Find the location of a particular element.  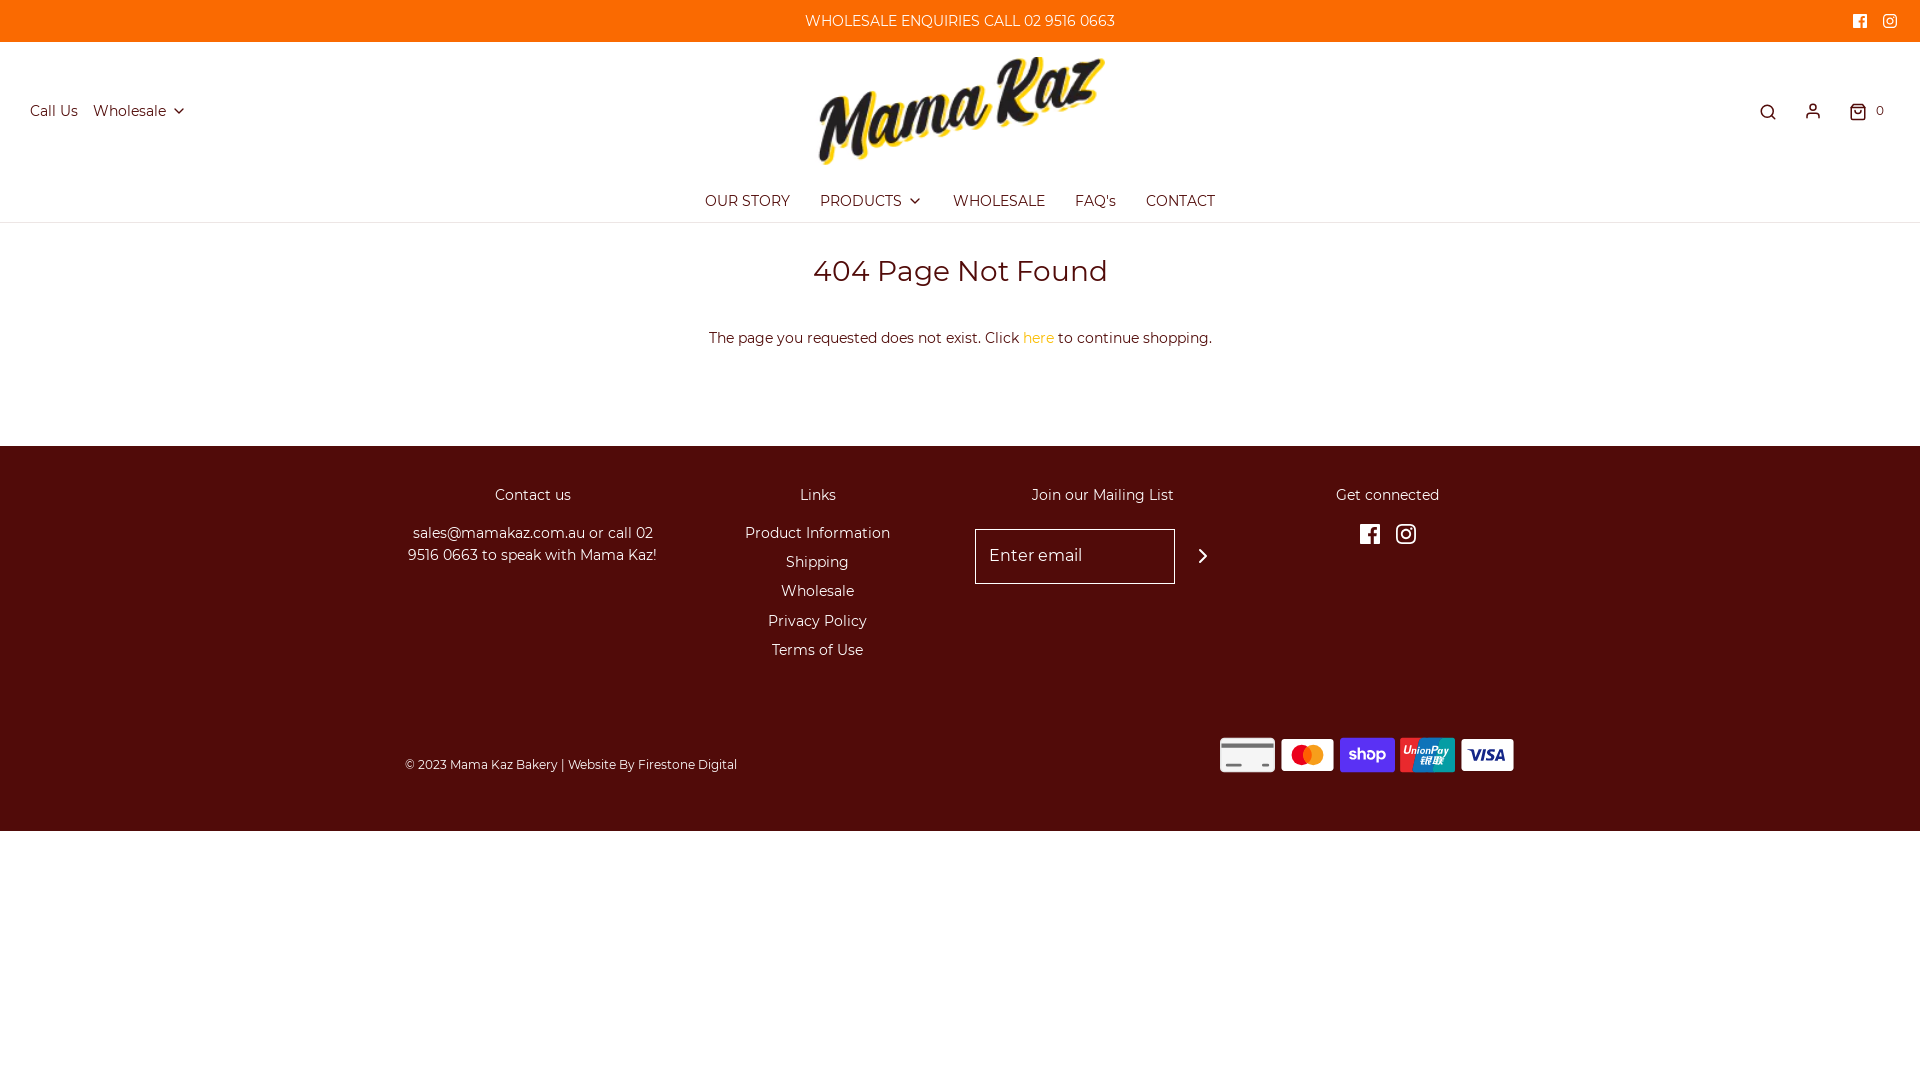

'Call Us' is located at coordinates (29, 111).